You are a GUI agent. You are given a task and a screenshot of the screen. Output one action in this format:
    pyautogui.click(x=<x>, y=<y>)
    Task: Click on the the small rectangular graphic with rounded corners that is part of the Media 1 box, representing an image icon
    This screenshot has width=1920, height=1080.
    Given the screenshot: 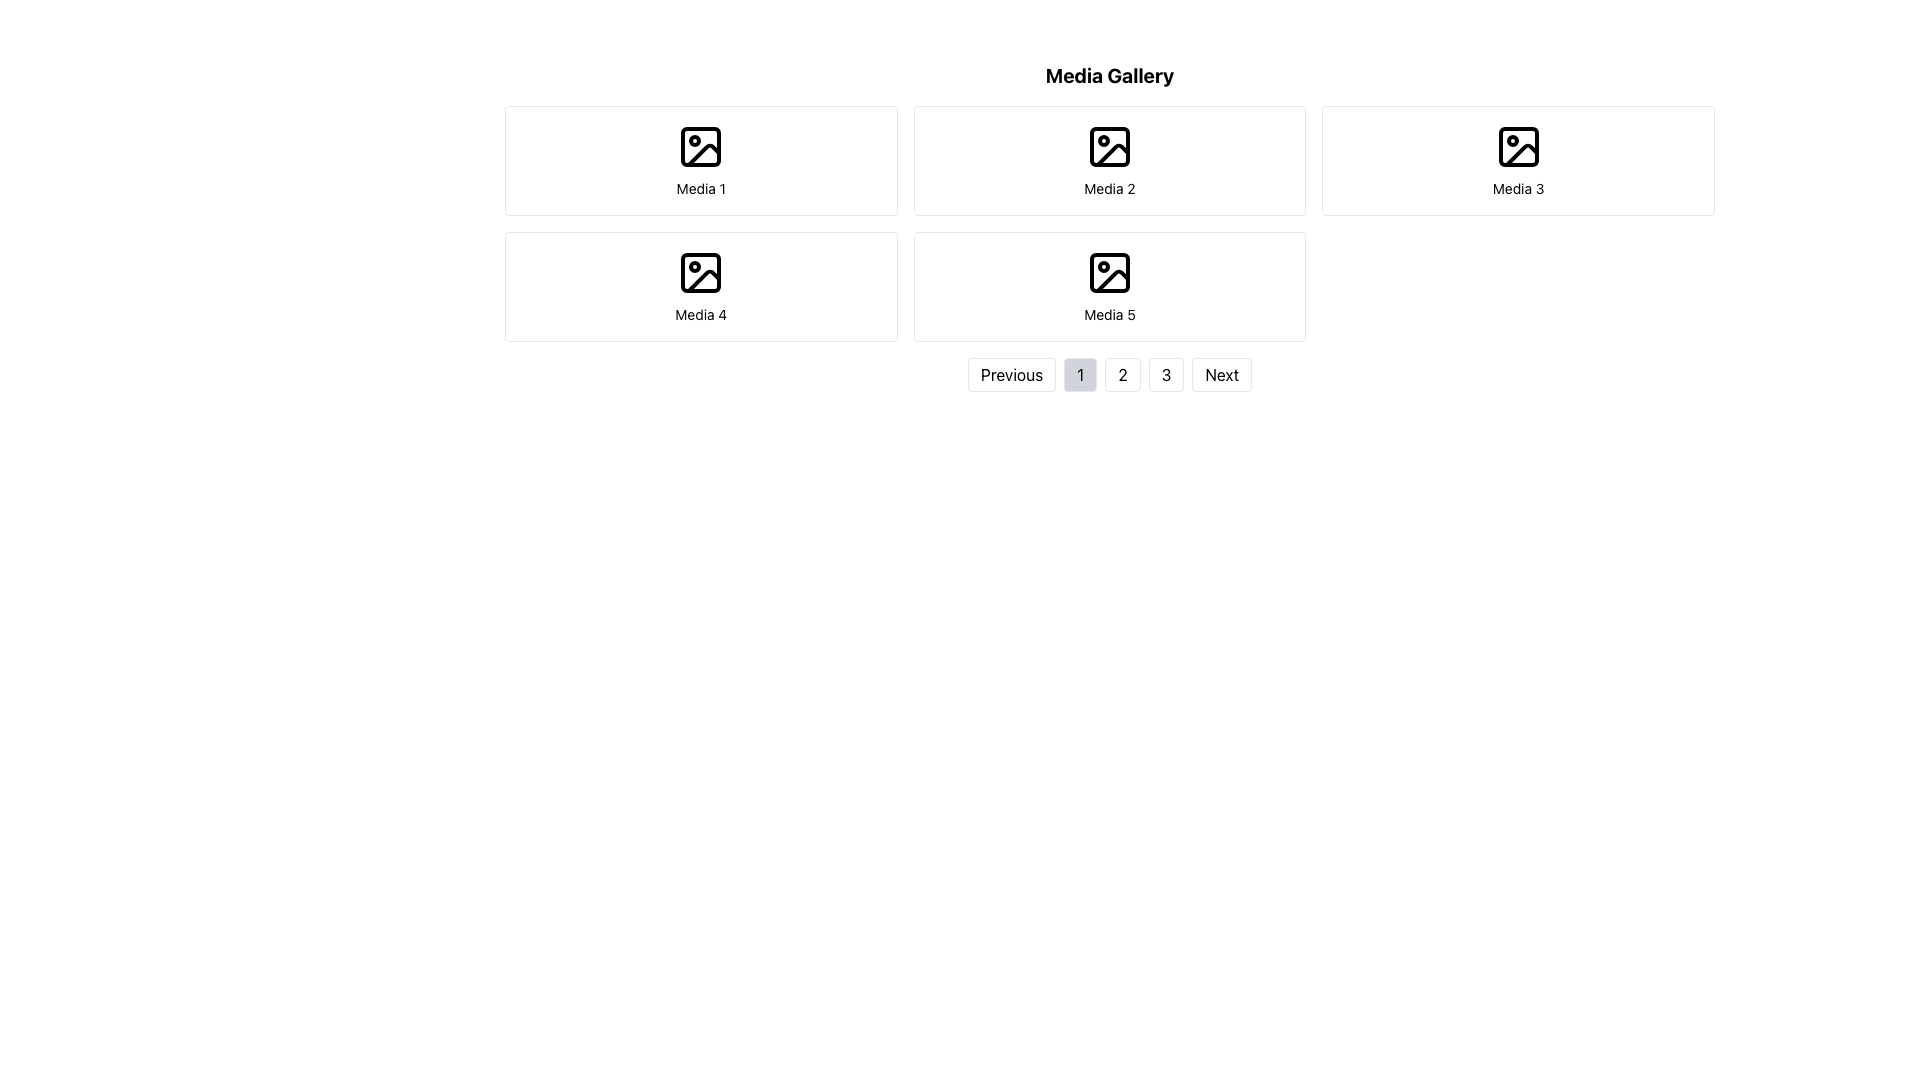 What is the action you would take?
    pyautogui.click(x=701, y=145)
    